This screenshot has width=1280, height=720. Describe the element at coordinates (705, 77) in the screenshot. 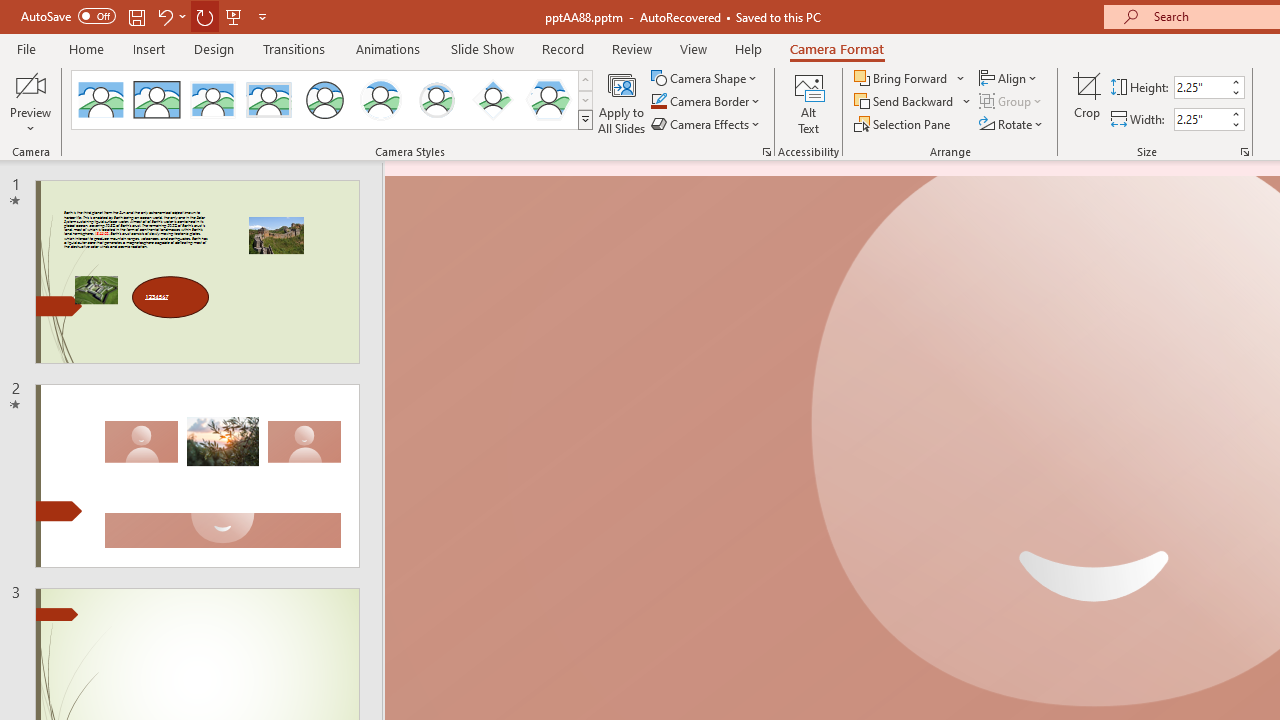

I see `'Camera Shape'` at that location.